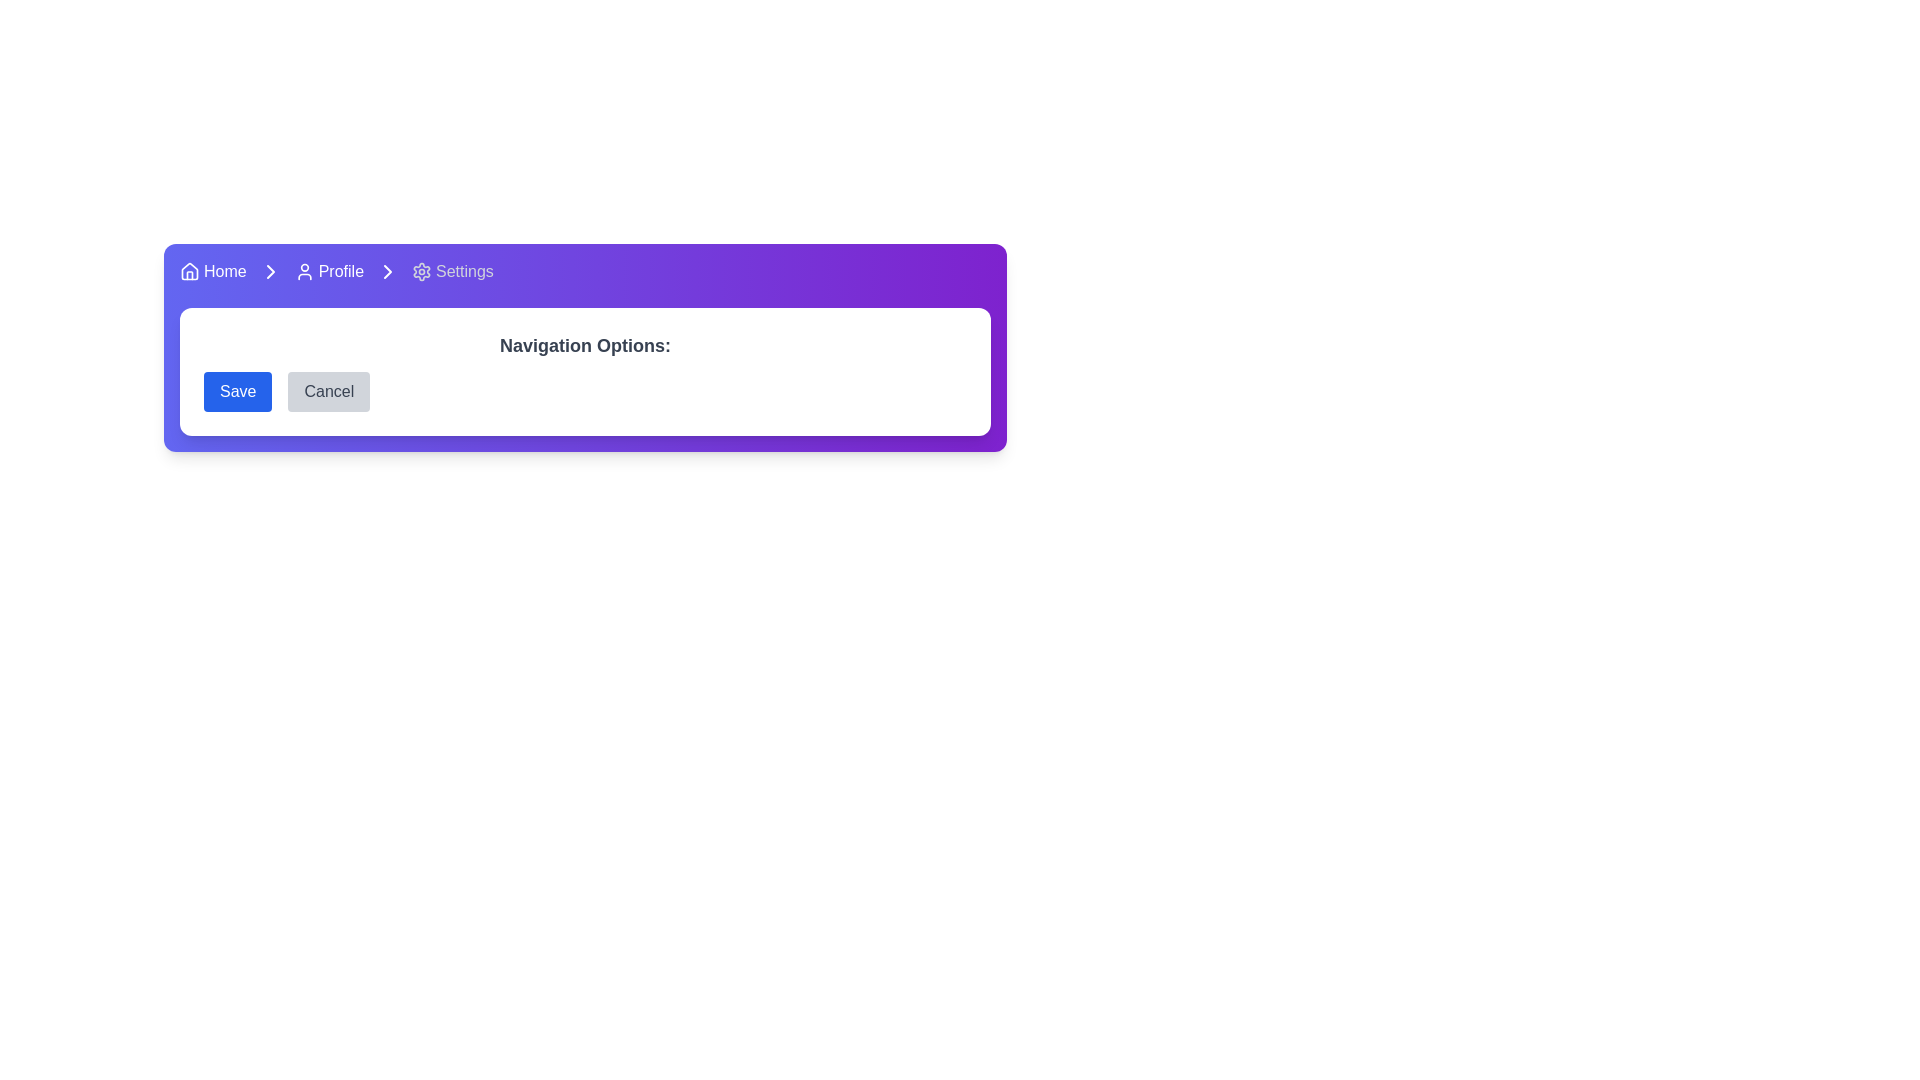 This screenshot has width=1920, height=1080. What do you see at coordinates (190, 272) in the screenshot?
I see `the home icon located to the left of the 'Home' text in the navigation bar` at bounding box center [190, 272].